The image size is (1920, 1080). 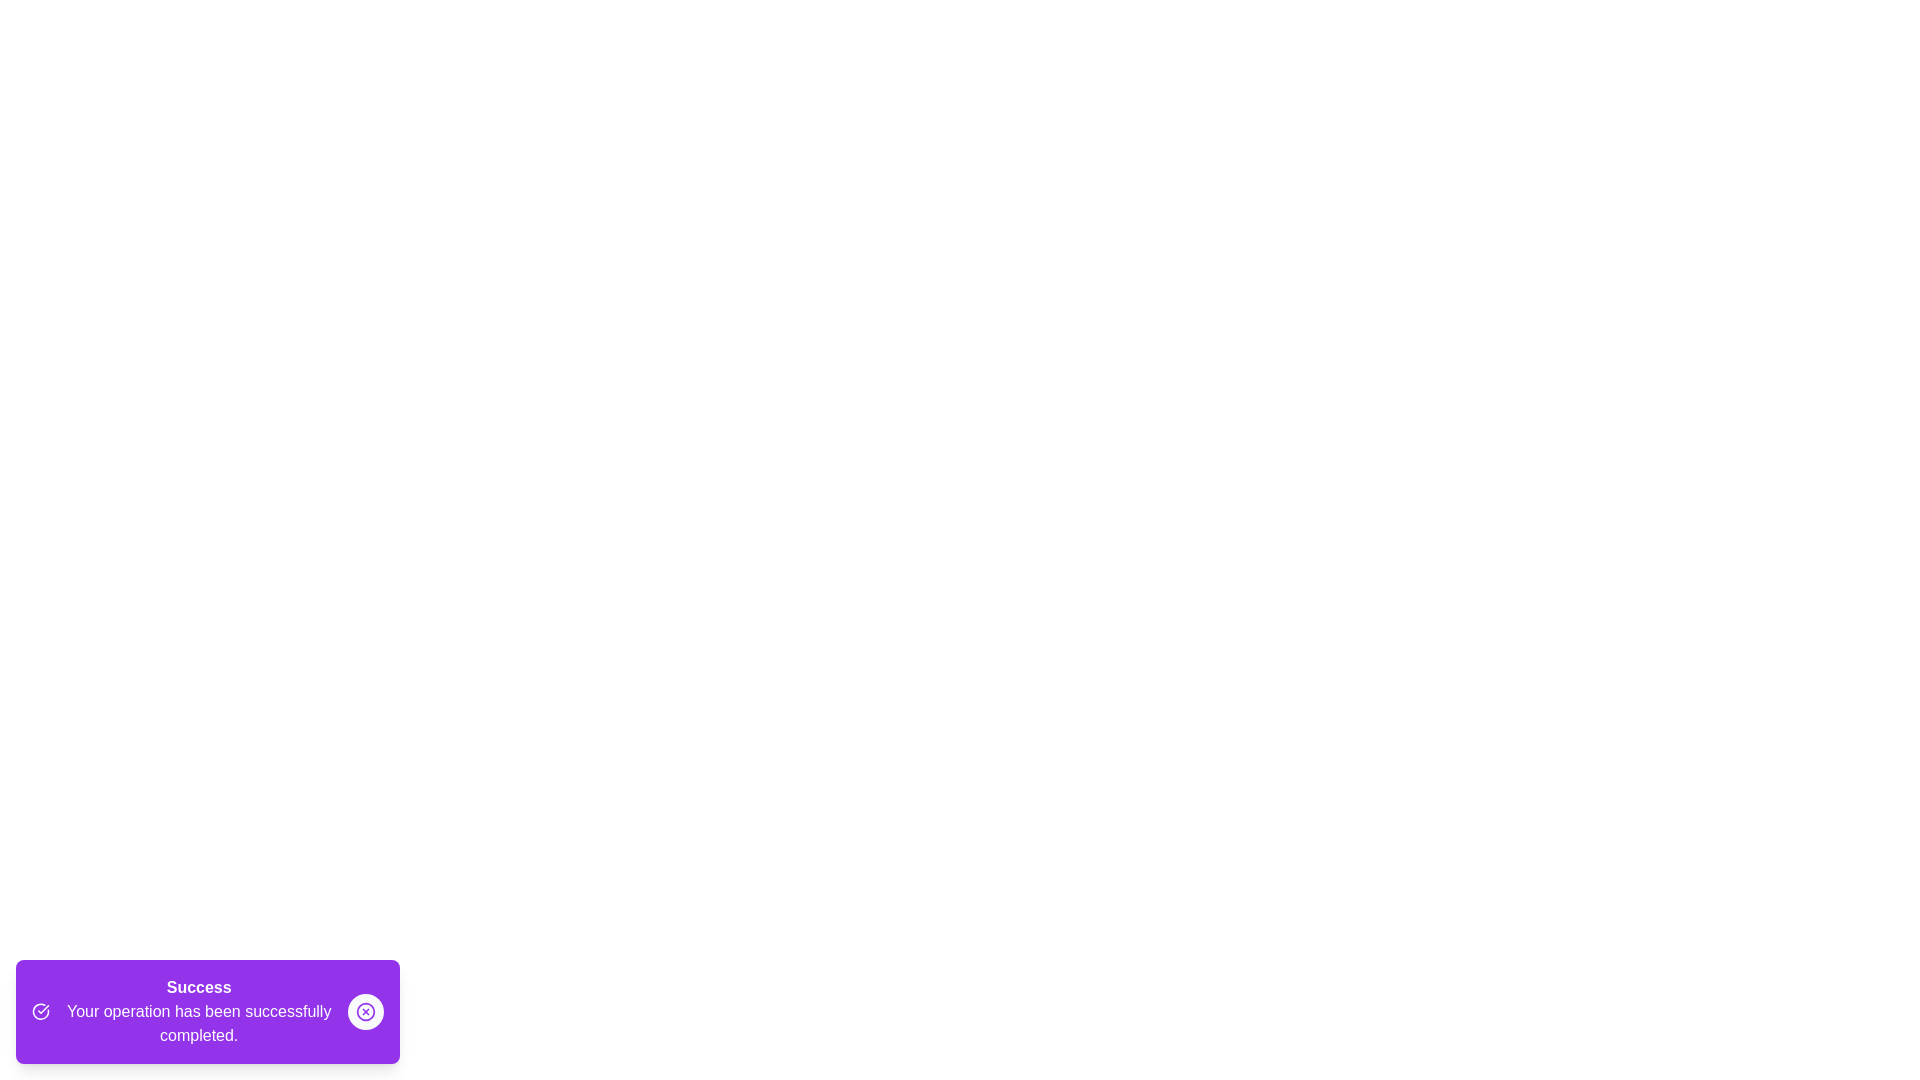 I want to click on the icons within the snackbar, so click(x=41, y=1011).